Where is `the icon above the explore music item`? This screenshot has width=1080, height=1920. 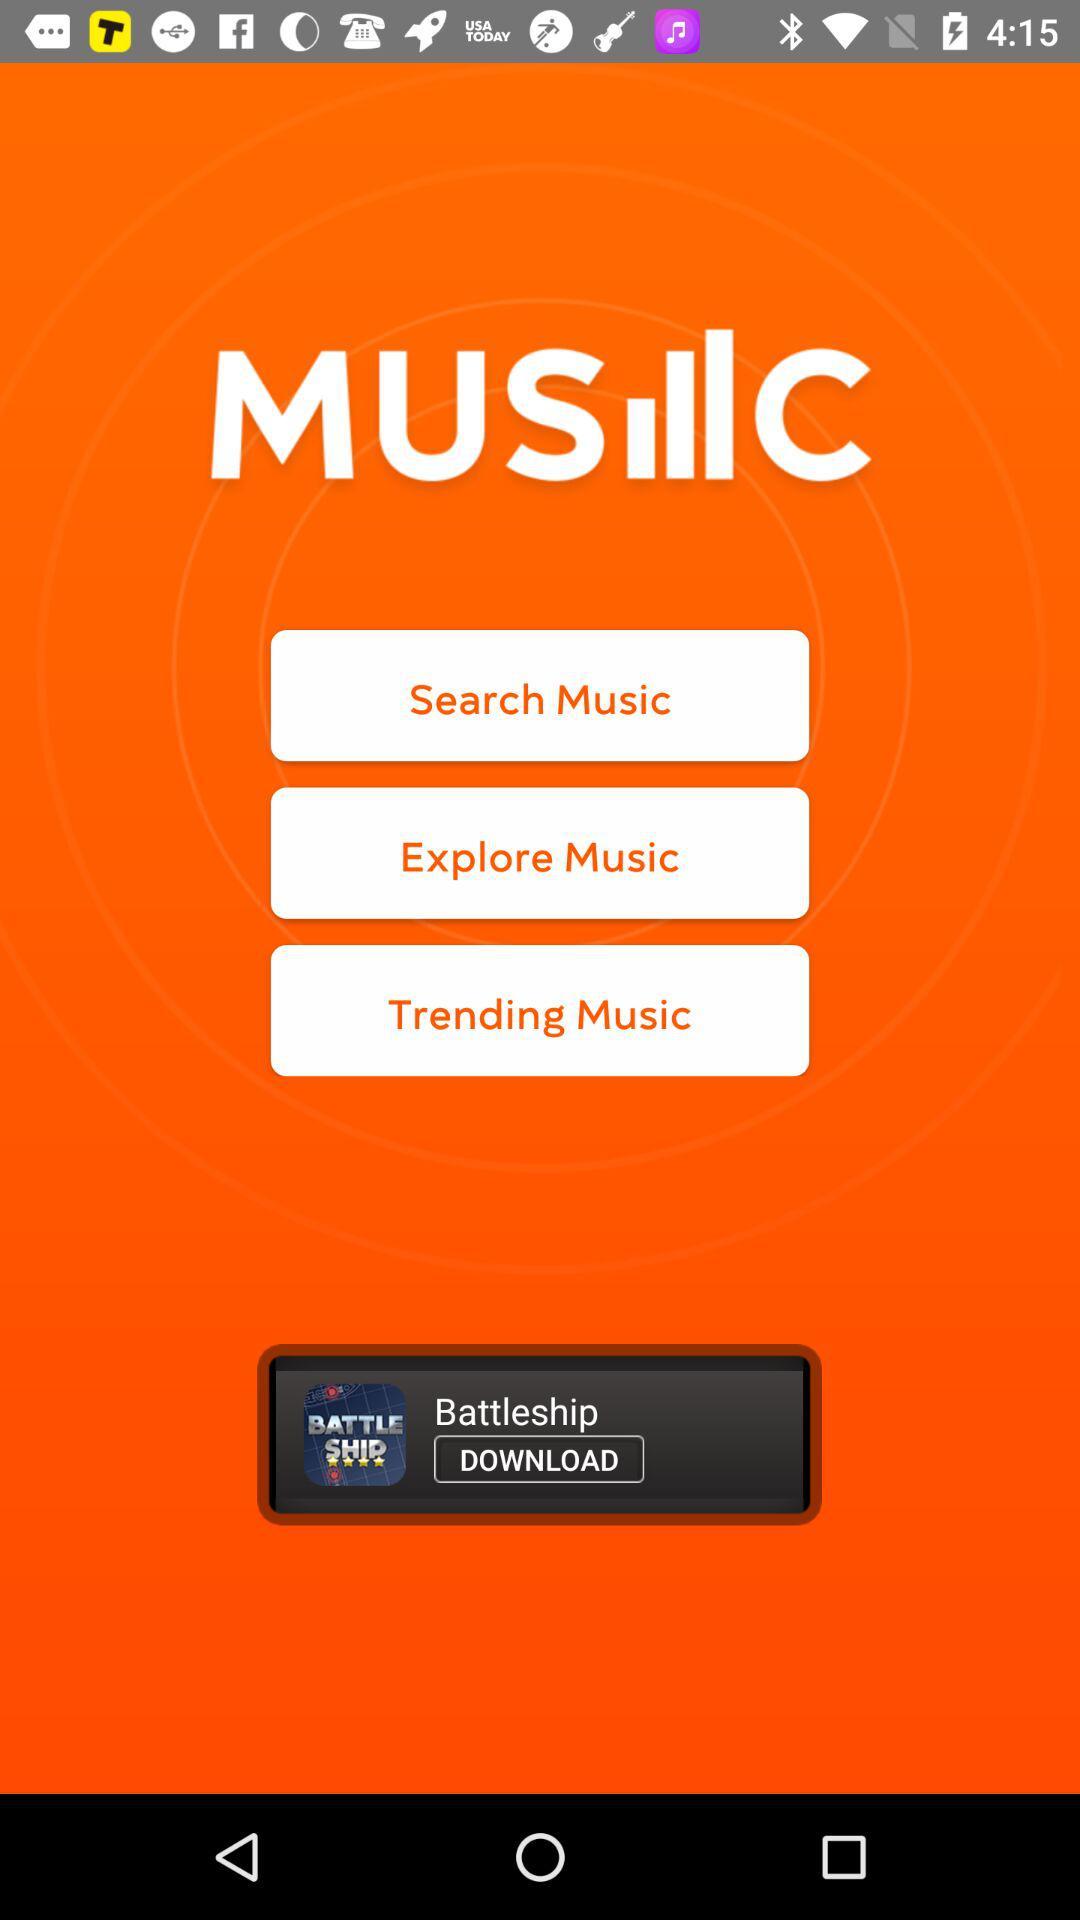 the icon above the explore music item is located at coordinates (540, 695).